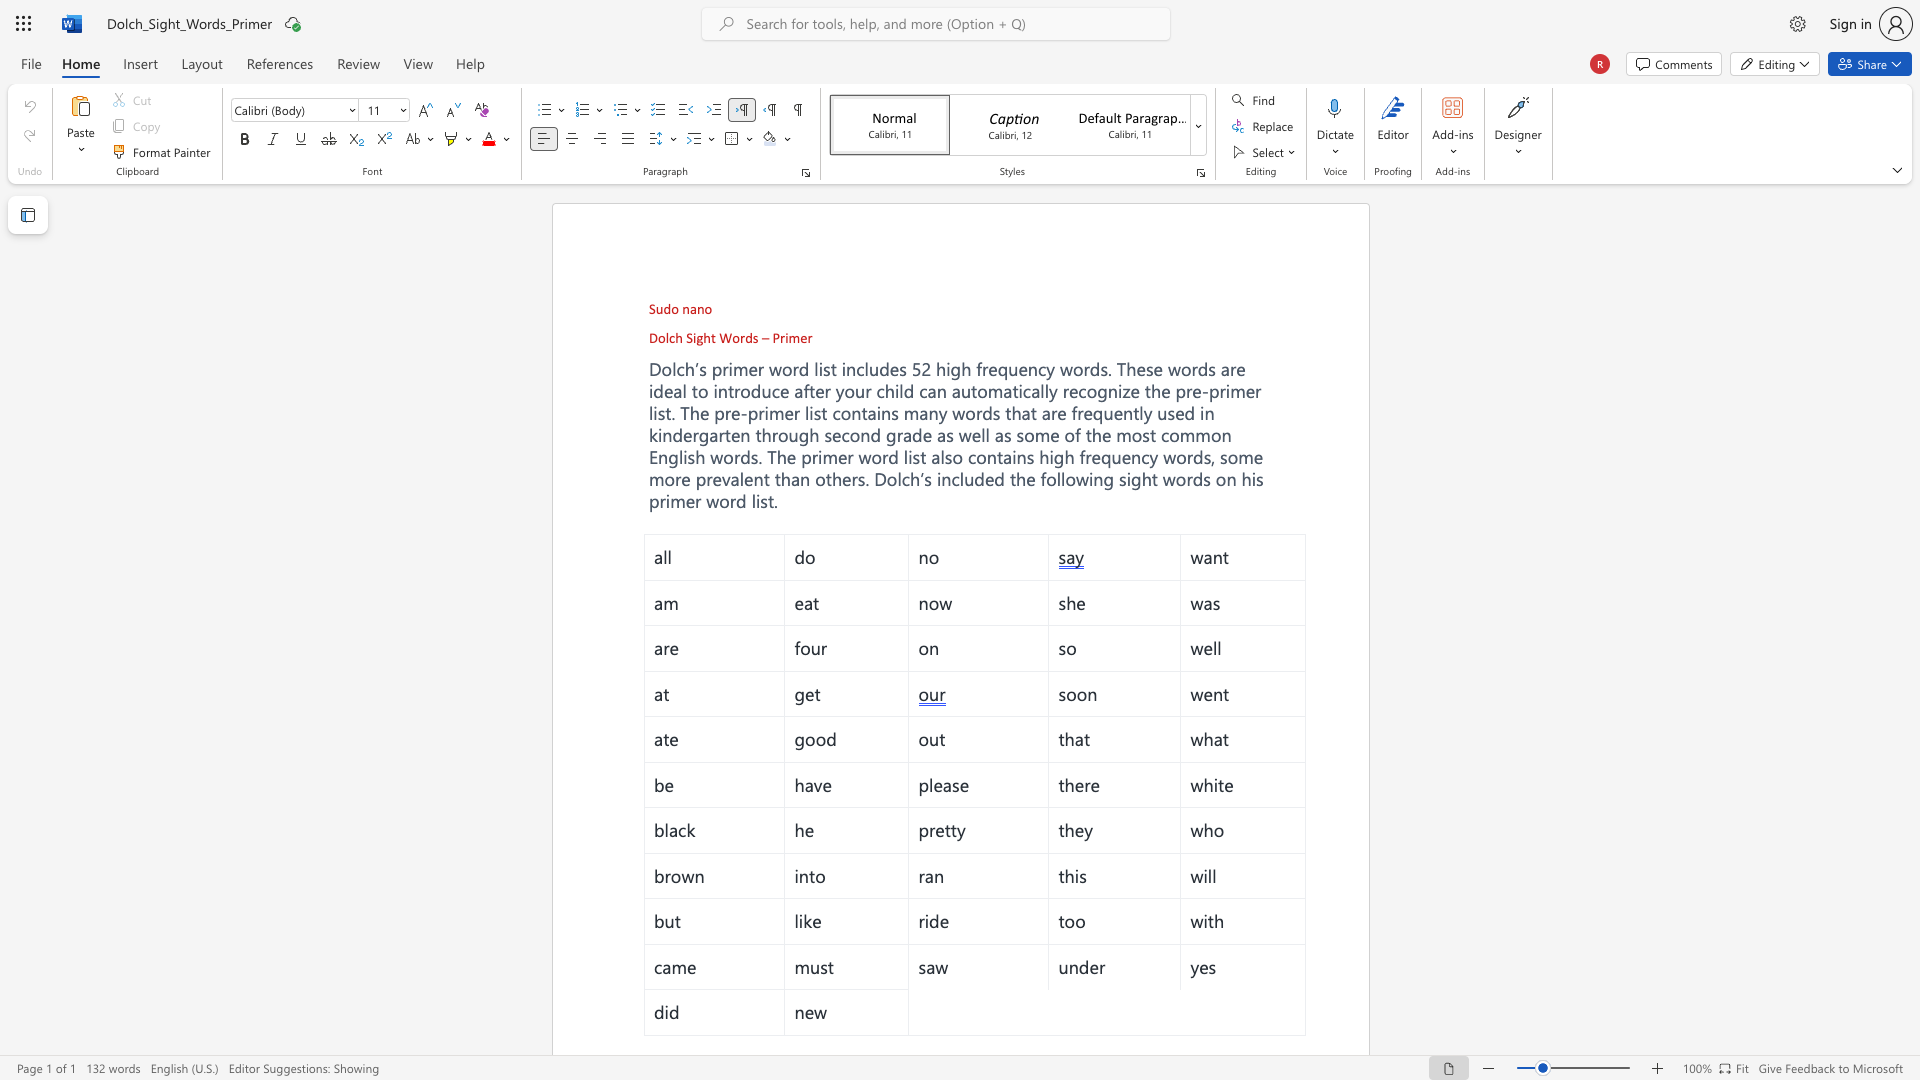  I want to click on the subset text "reque" within the text "frequently", so click(1076, 411).